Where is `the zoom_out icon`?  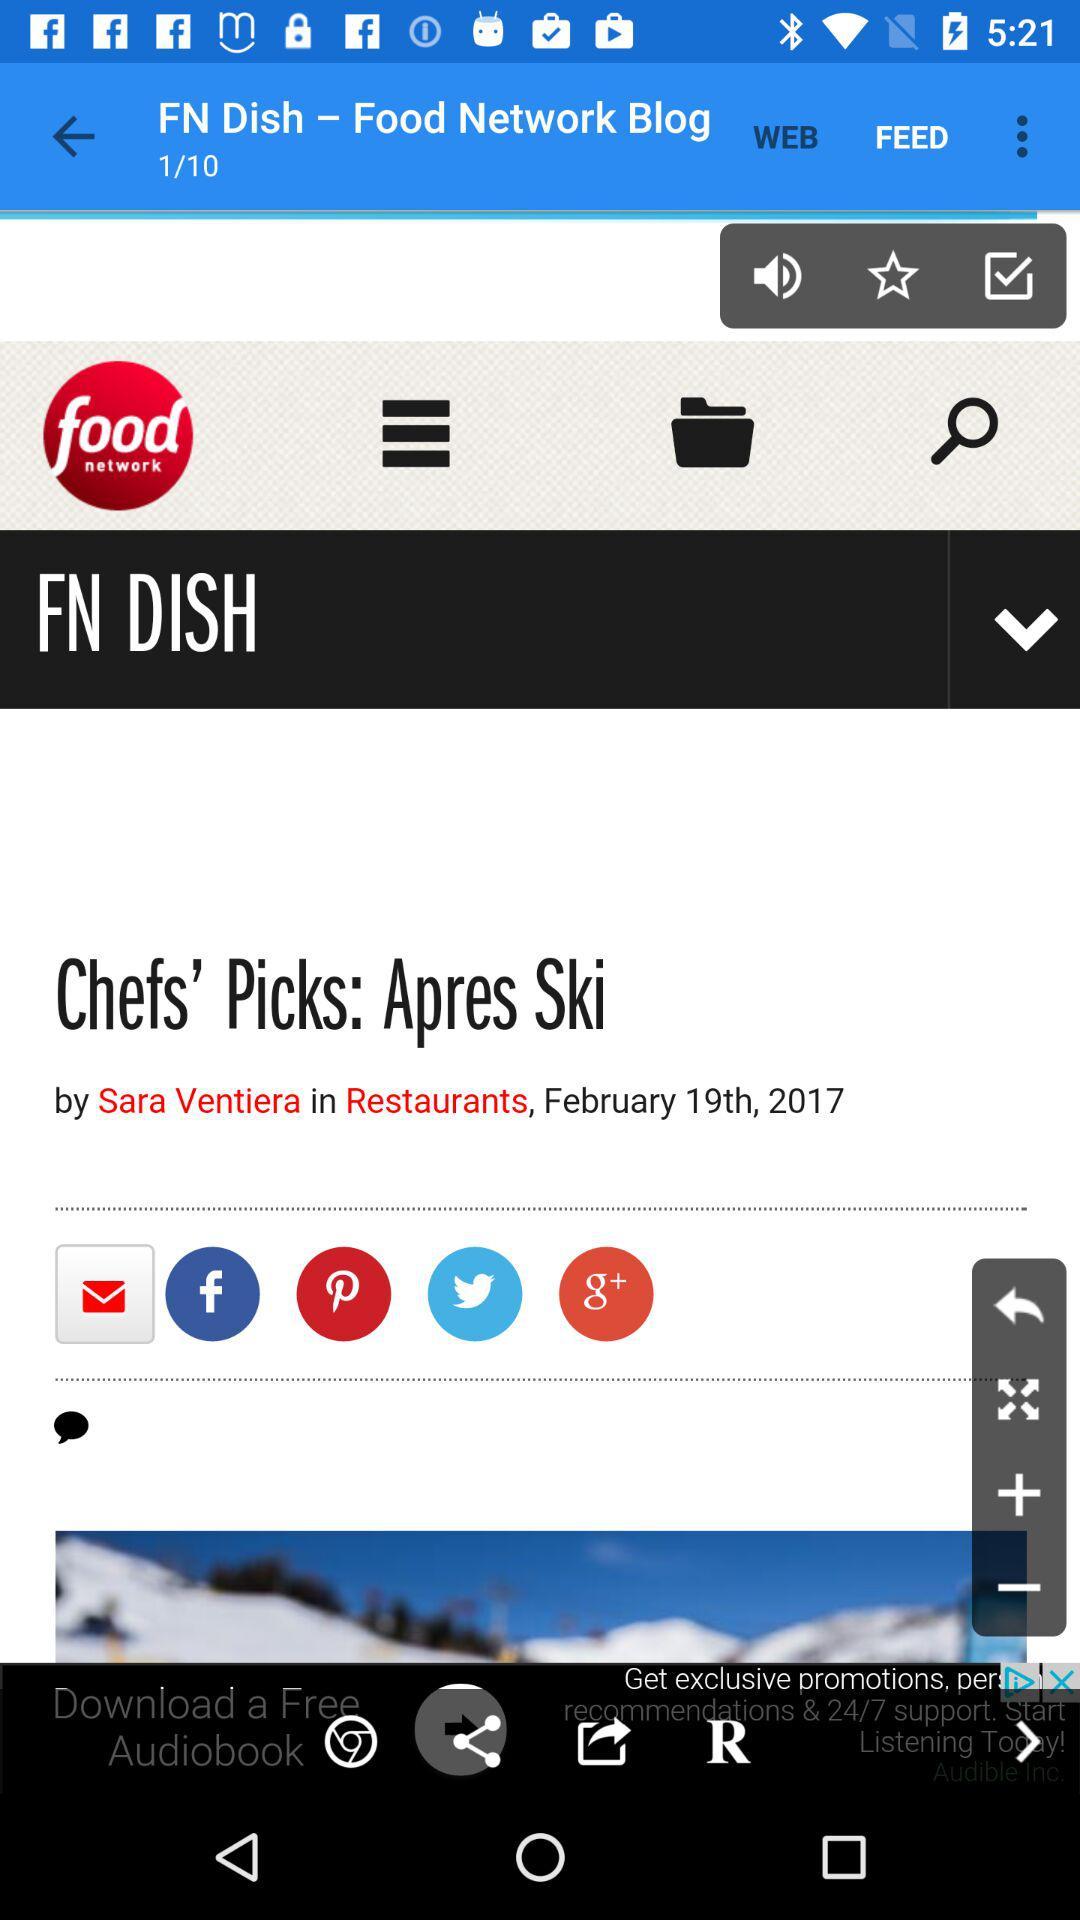 the zoom_out icon is located at coordinates (1019, 1588).